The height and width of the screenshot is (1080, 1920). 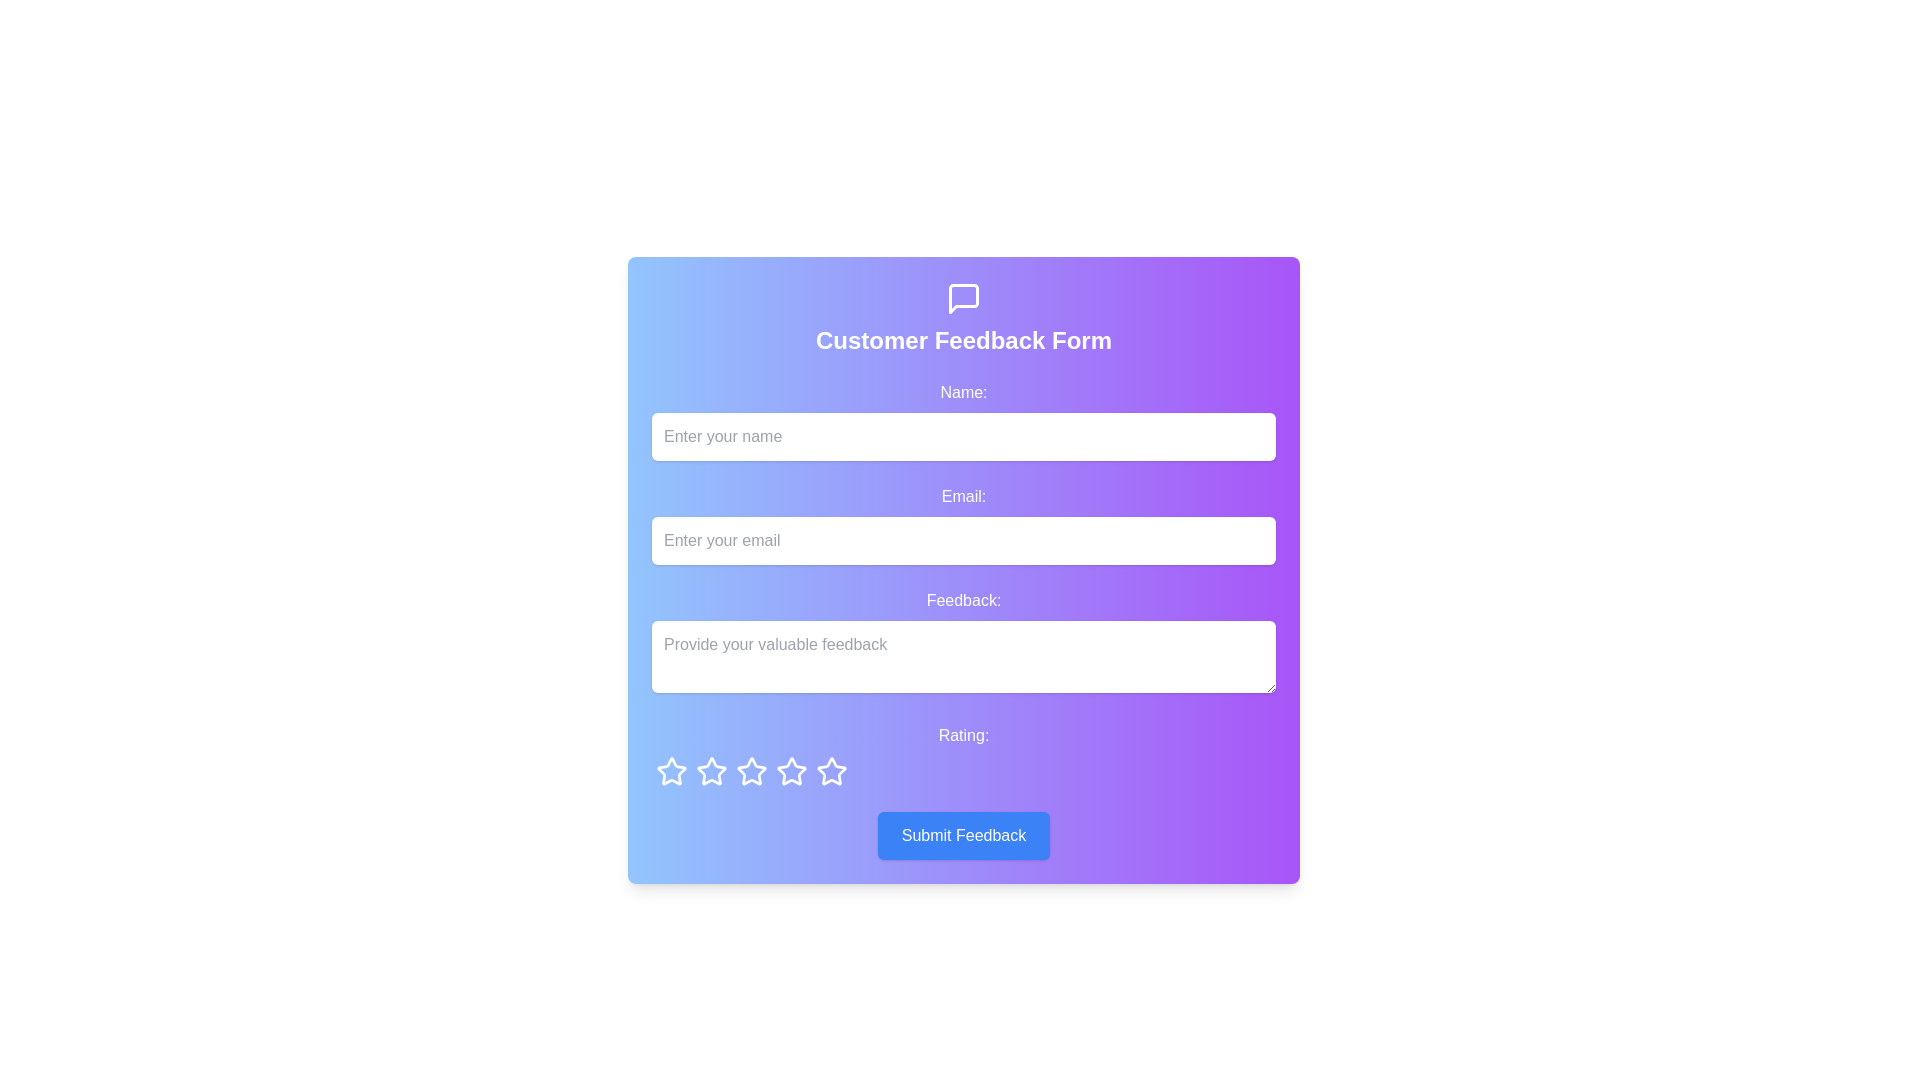 What do you see at coordinates (791, 770) in the screenshot?
I see `the fourth star-shaped icon in the rating section` at bounding box center [791, 770].